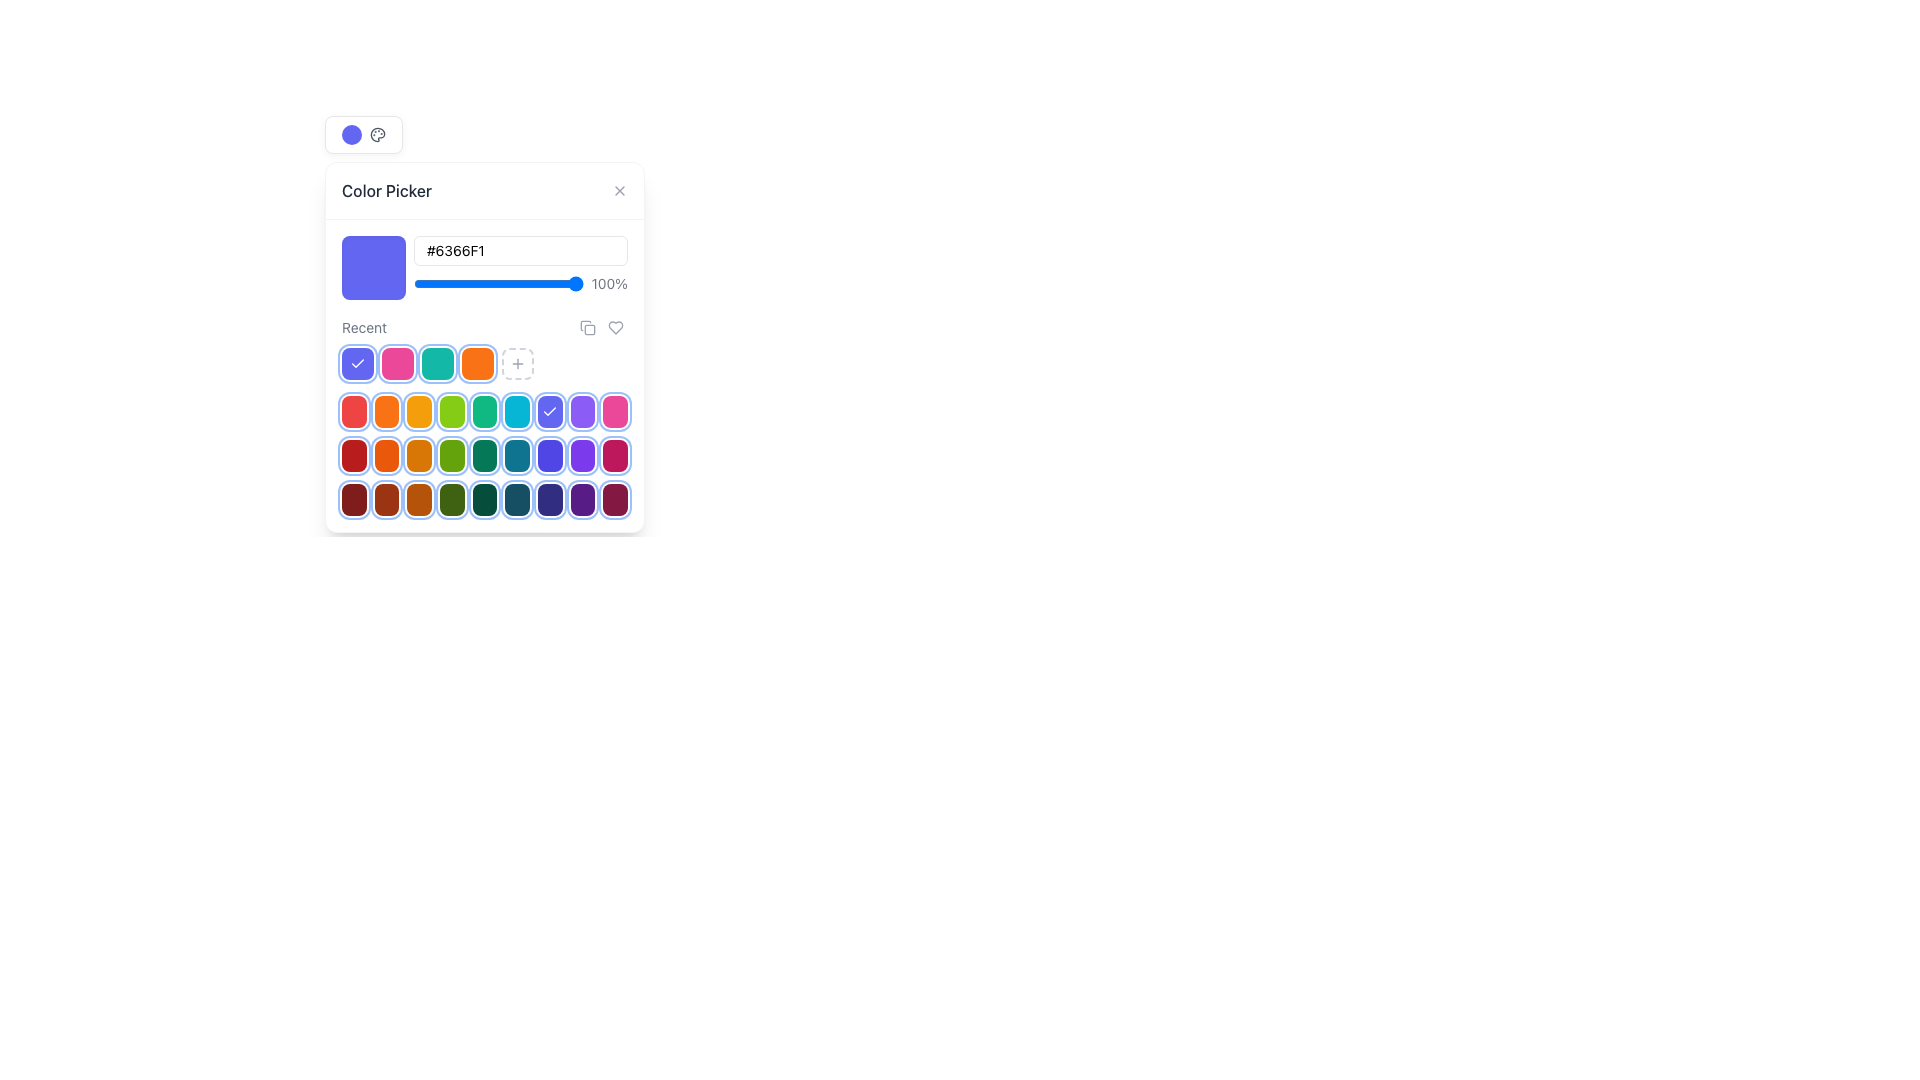 The height and width of the screenshot is (1080, 1920). I want to click on the button with a white background and blue circular icon for keyboard navigation, so click(364, 135).